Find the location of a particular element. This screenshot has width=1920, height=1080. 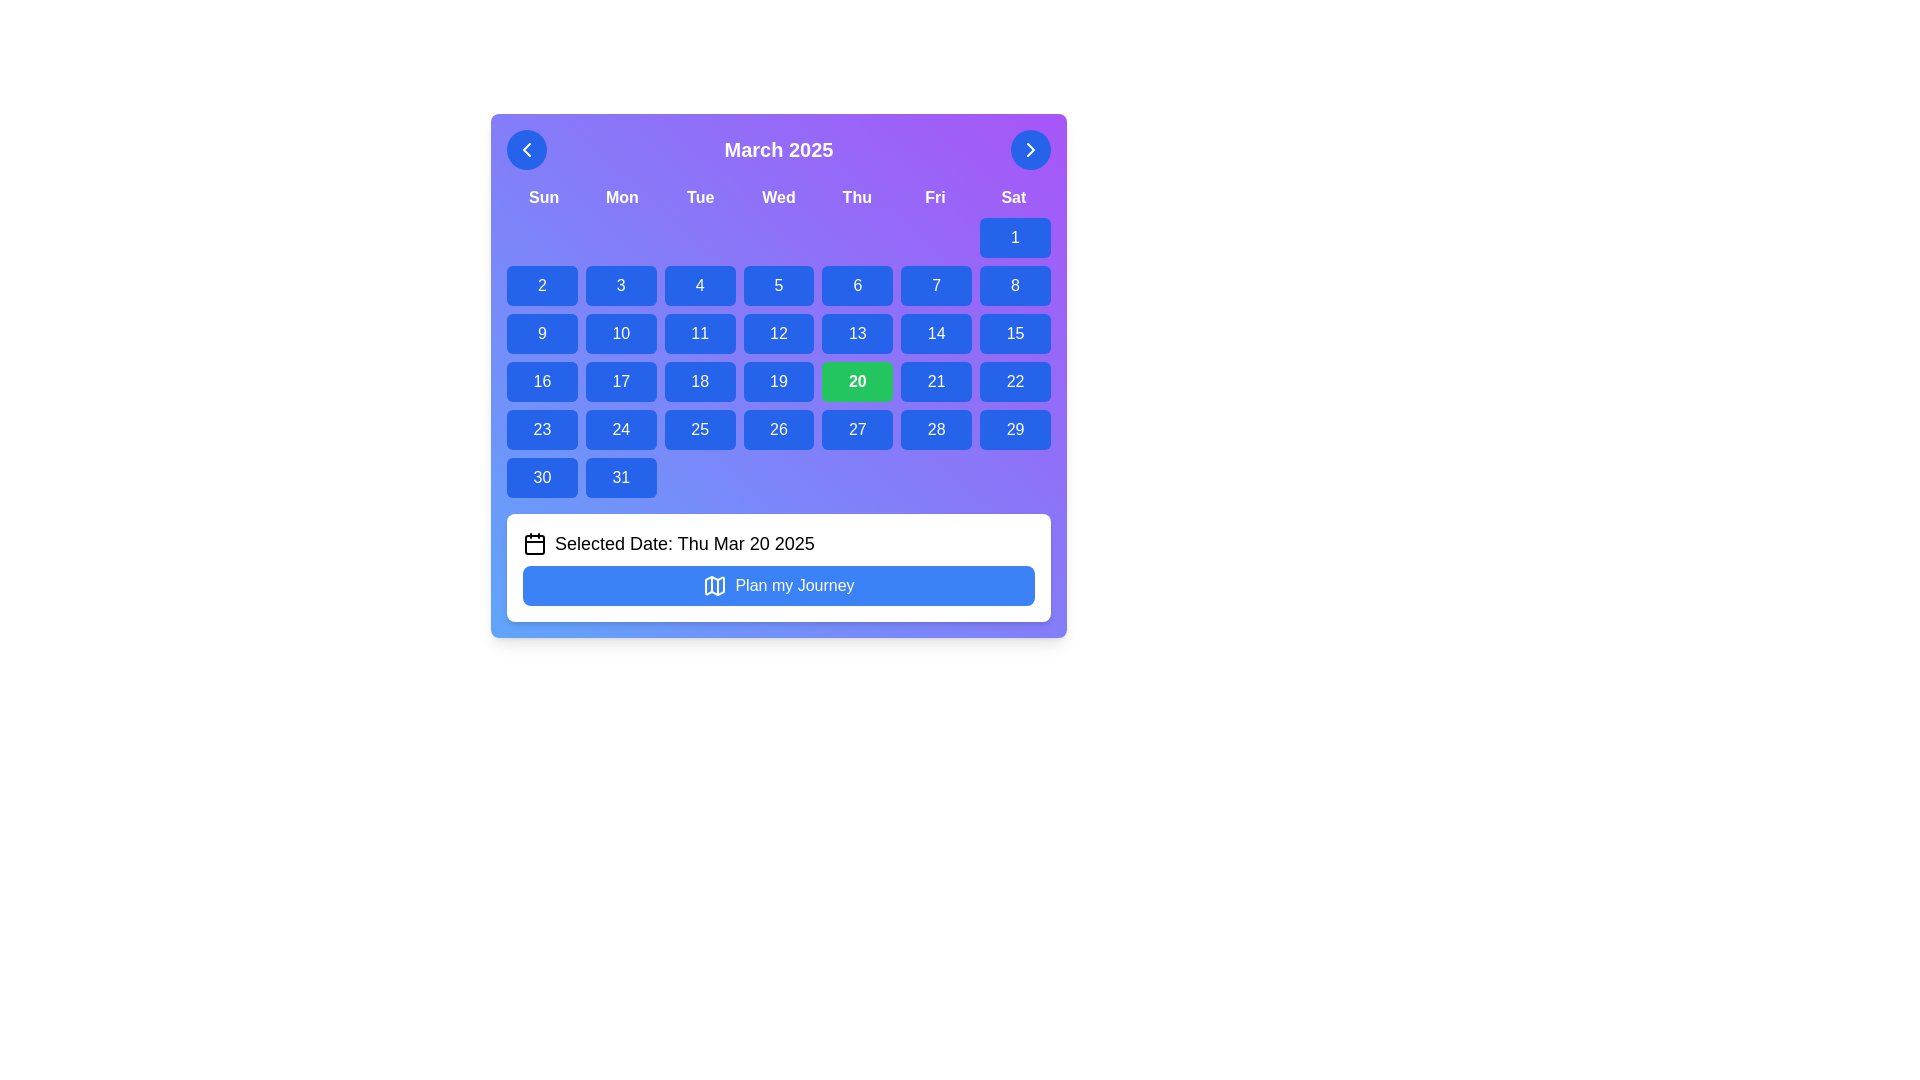

the button displaying the number '26' in the center, which has a bold blue background and is part of a calendar grid layout is located at coordinates (777, 428).